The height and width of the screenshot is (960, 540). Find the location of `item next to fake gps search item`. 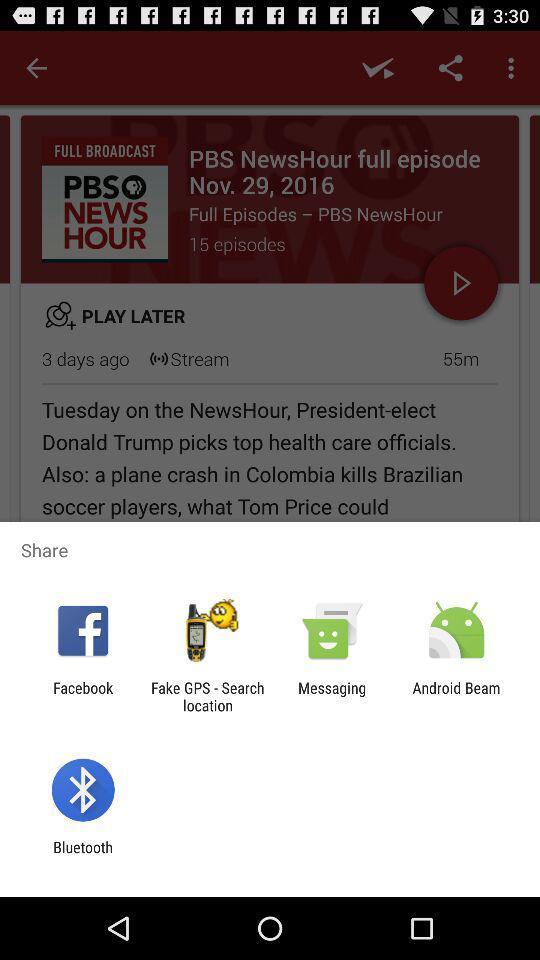

item next to fake gps search item is located at coordinates (332, 696).